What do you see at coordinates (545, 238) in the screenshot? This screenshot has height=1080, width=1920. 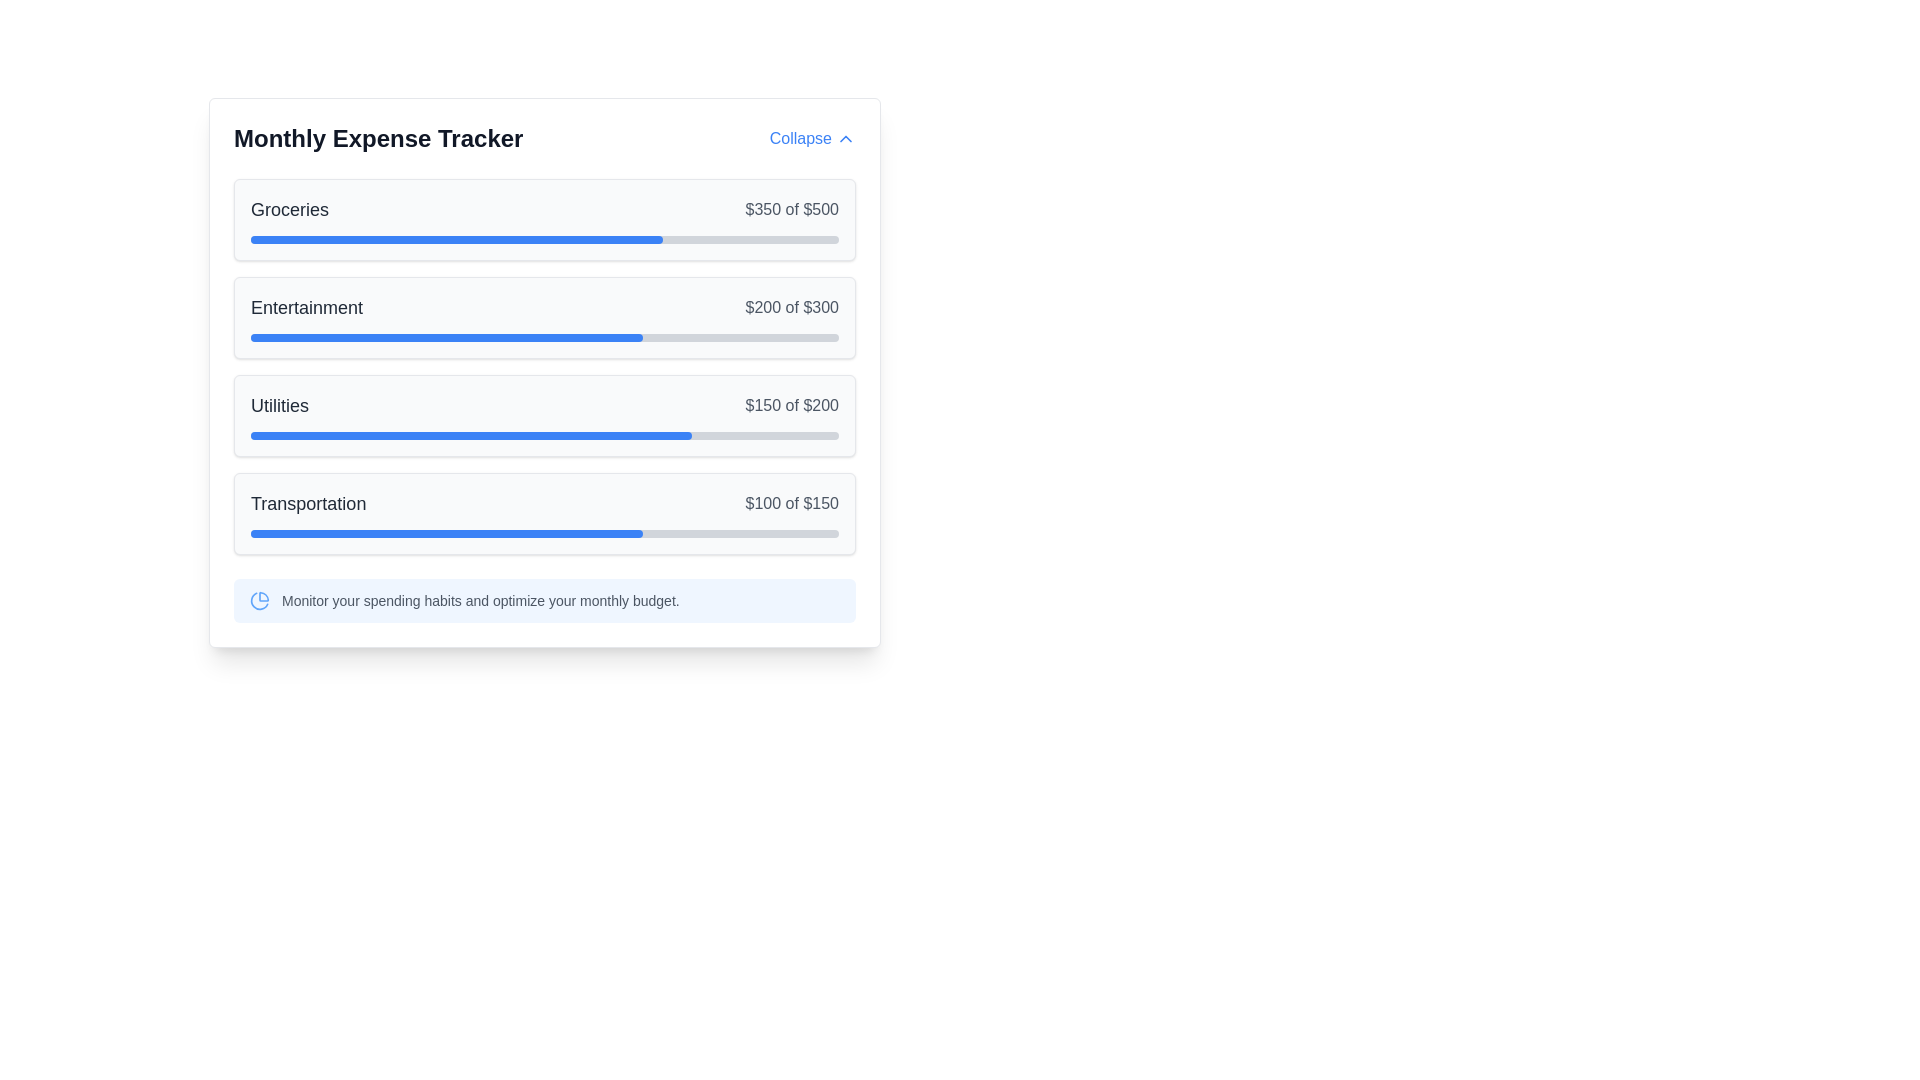 I see `the first progress bar element located in the 'Groceries' section of the card layout, which visually displays the progress of budget usage for groceries` at bounding box center [545, 238].